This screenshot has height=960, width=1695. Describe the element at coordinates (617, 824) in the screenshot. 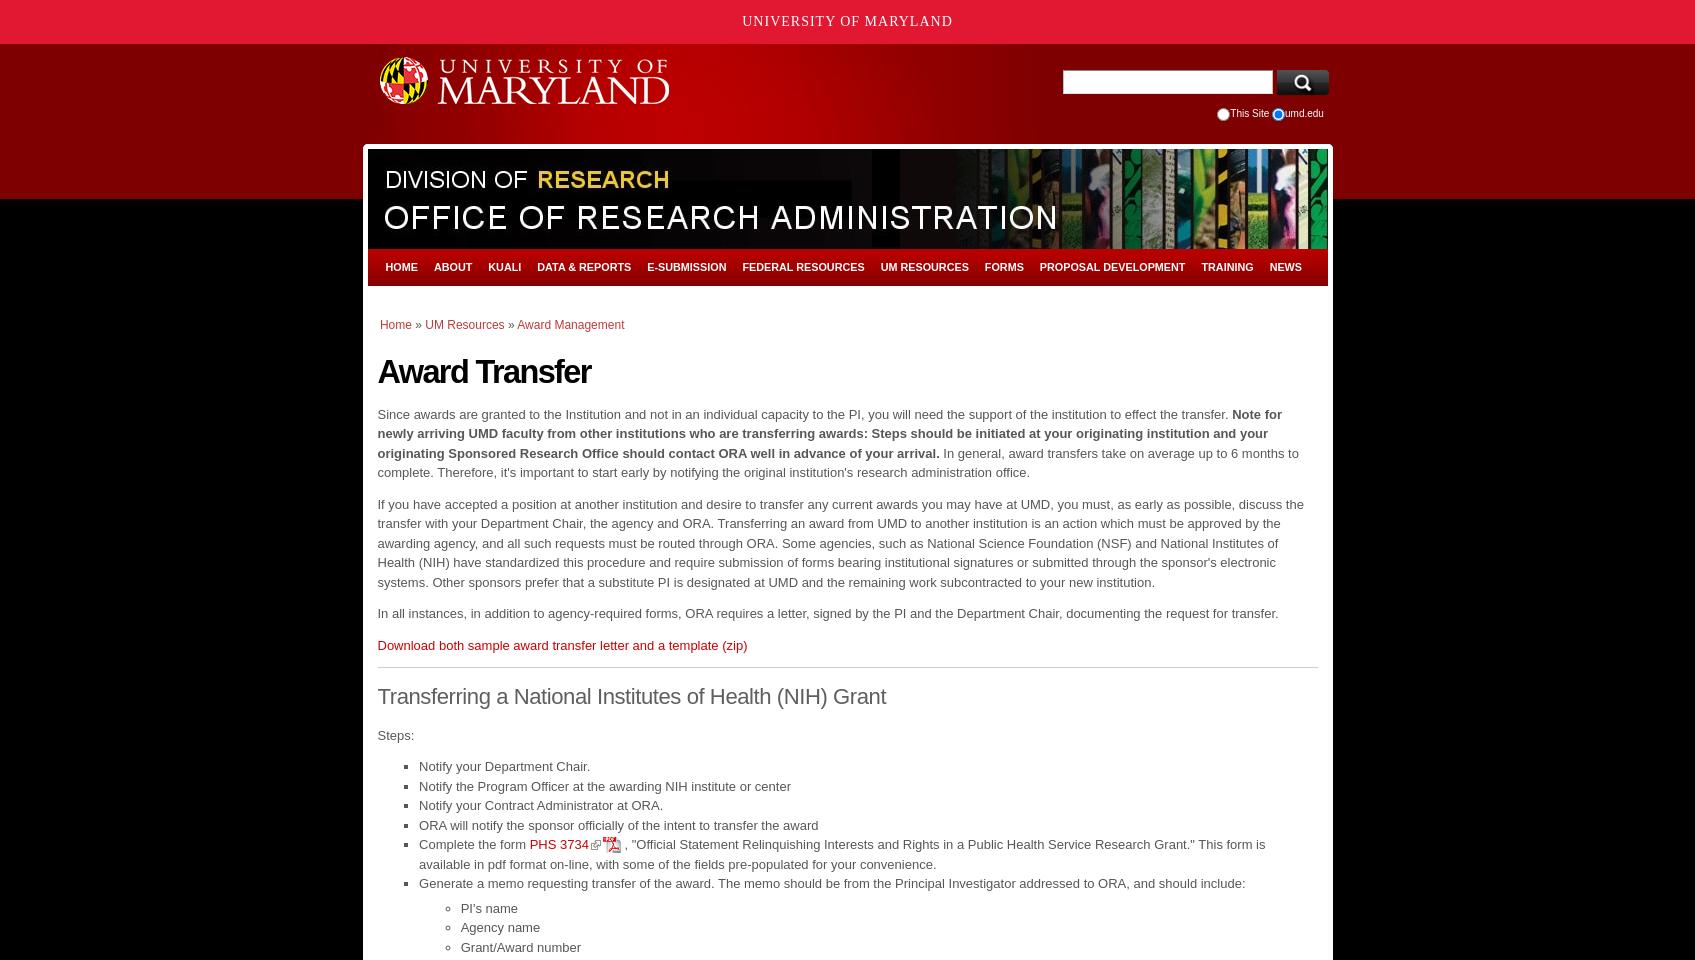

I see `'ORA will notify the sponsor officially of the intent to transfer the award'` at that location.